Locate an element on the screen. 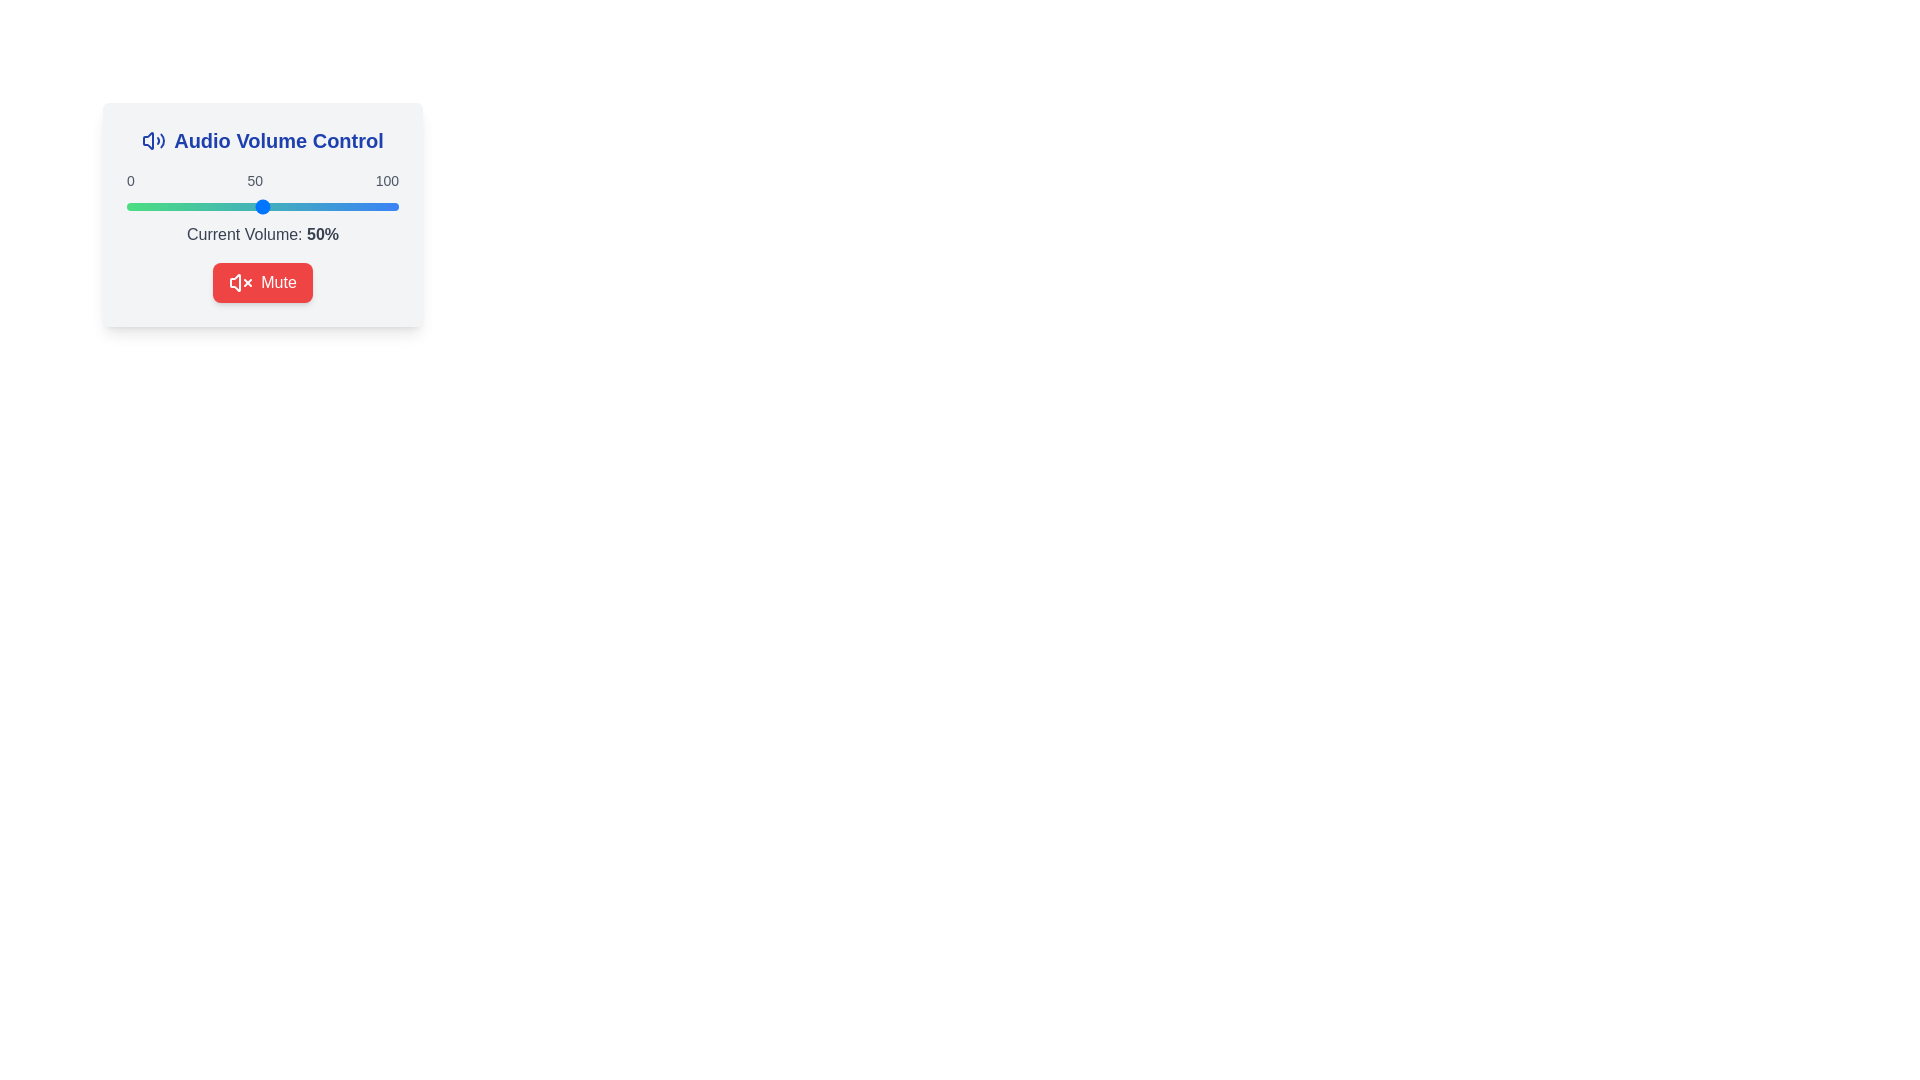 The image size is (1920, 1080). the mute button to mute the audio is located at coordinates (262, 282).